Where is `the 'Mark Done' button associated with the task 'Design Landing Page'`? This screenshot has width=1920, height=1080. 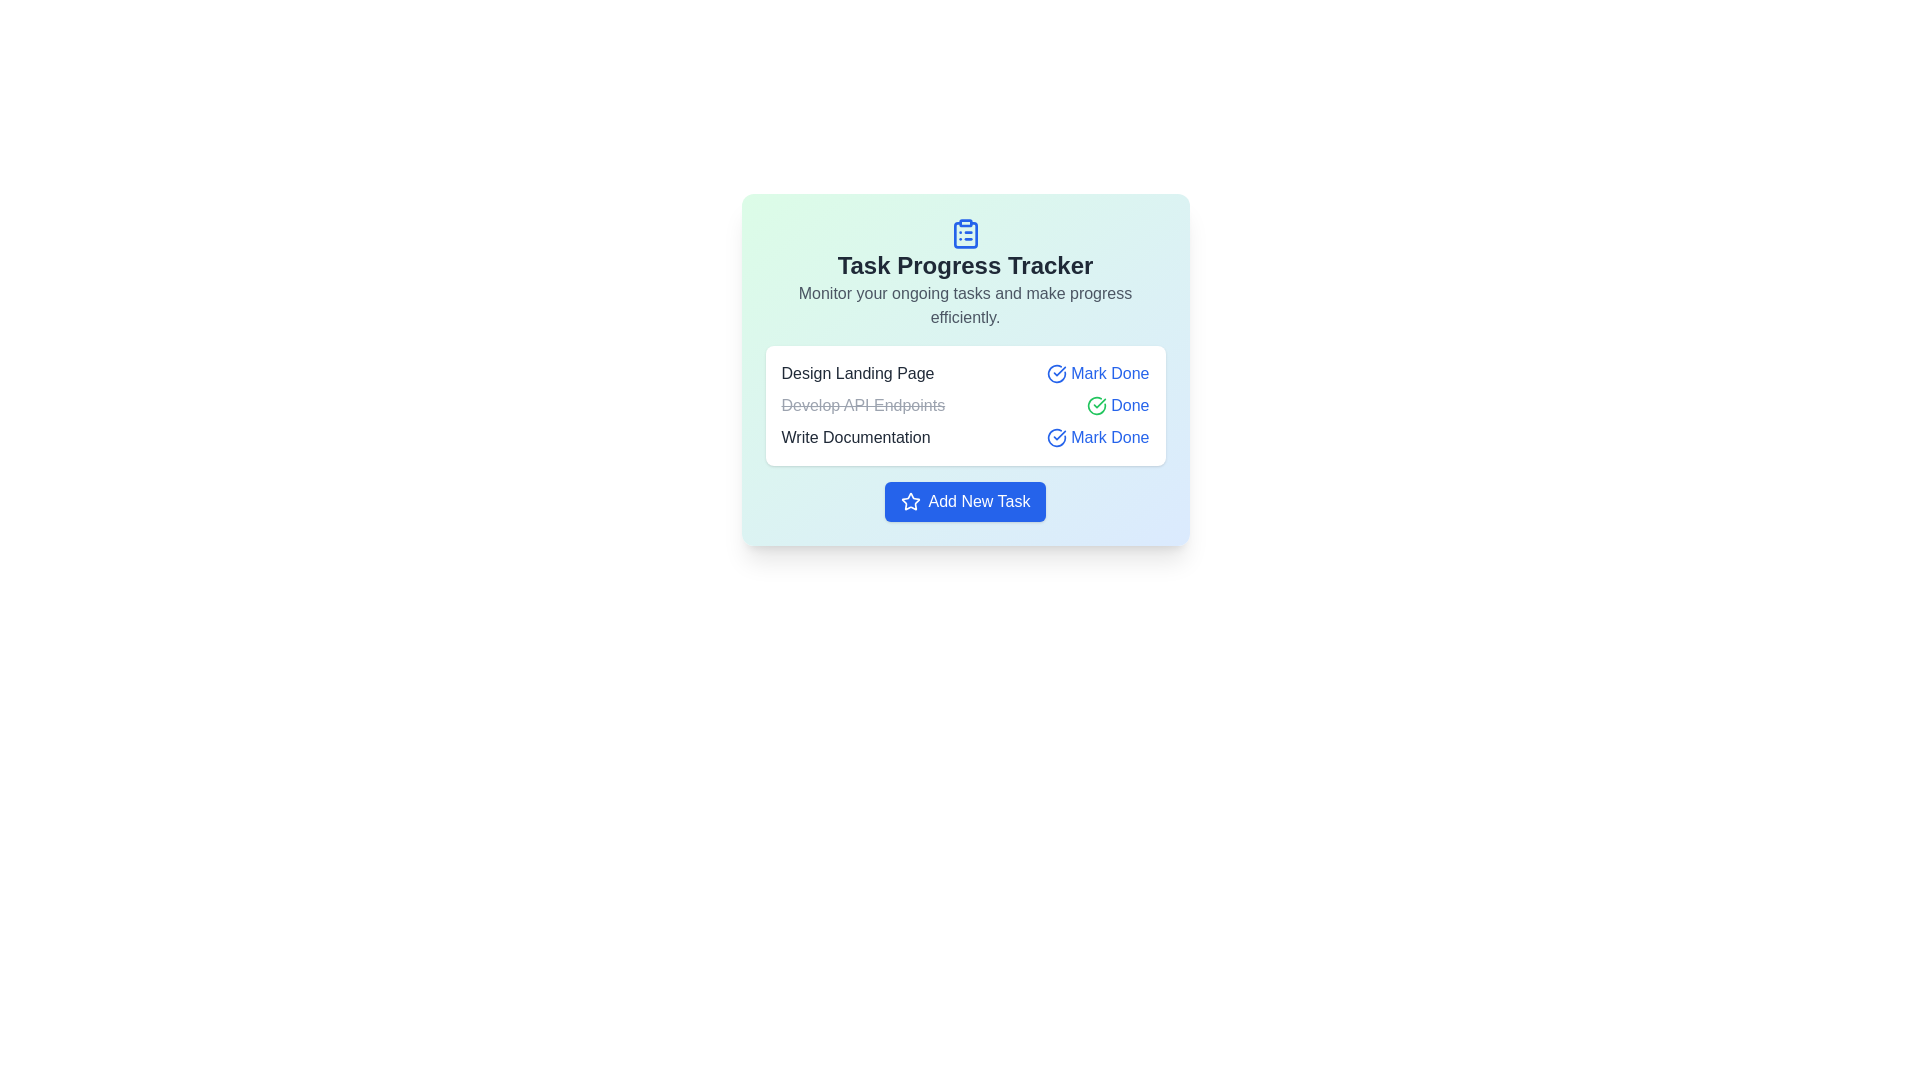 the 'Mark Done' button associated with the task 'Design Landing Page' is located at coordinates (1097, 374).